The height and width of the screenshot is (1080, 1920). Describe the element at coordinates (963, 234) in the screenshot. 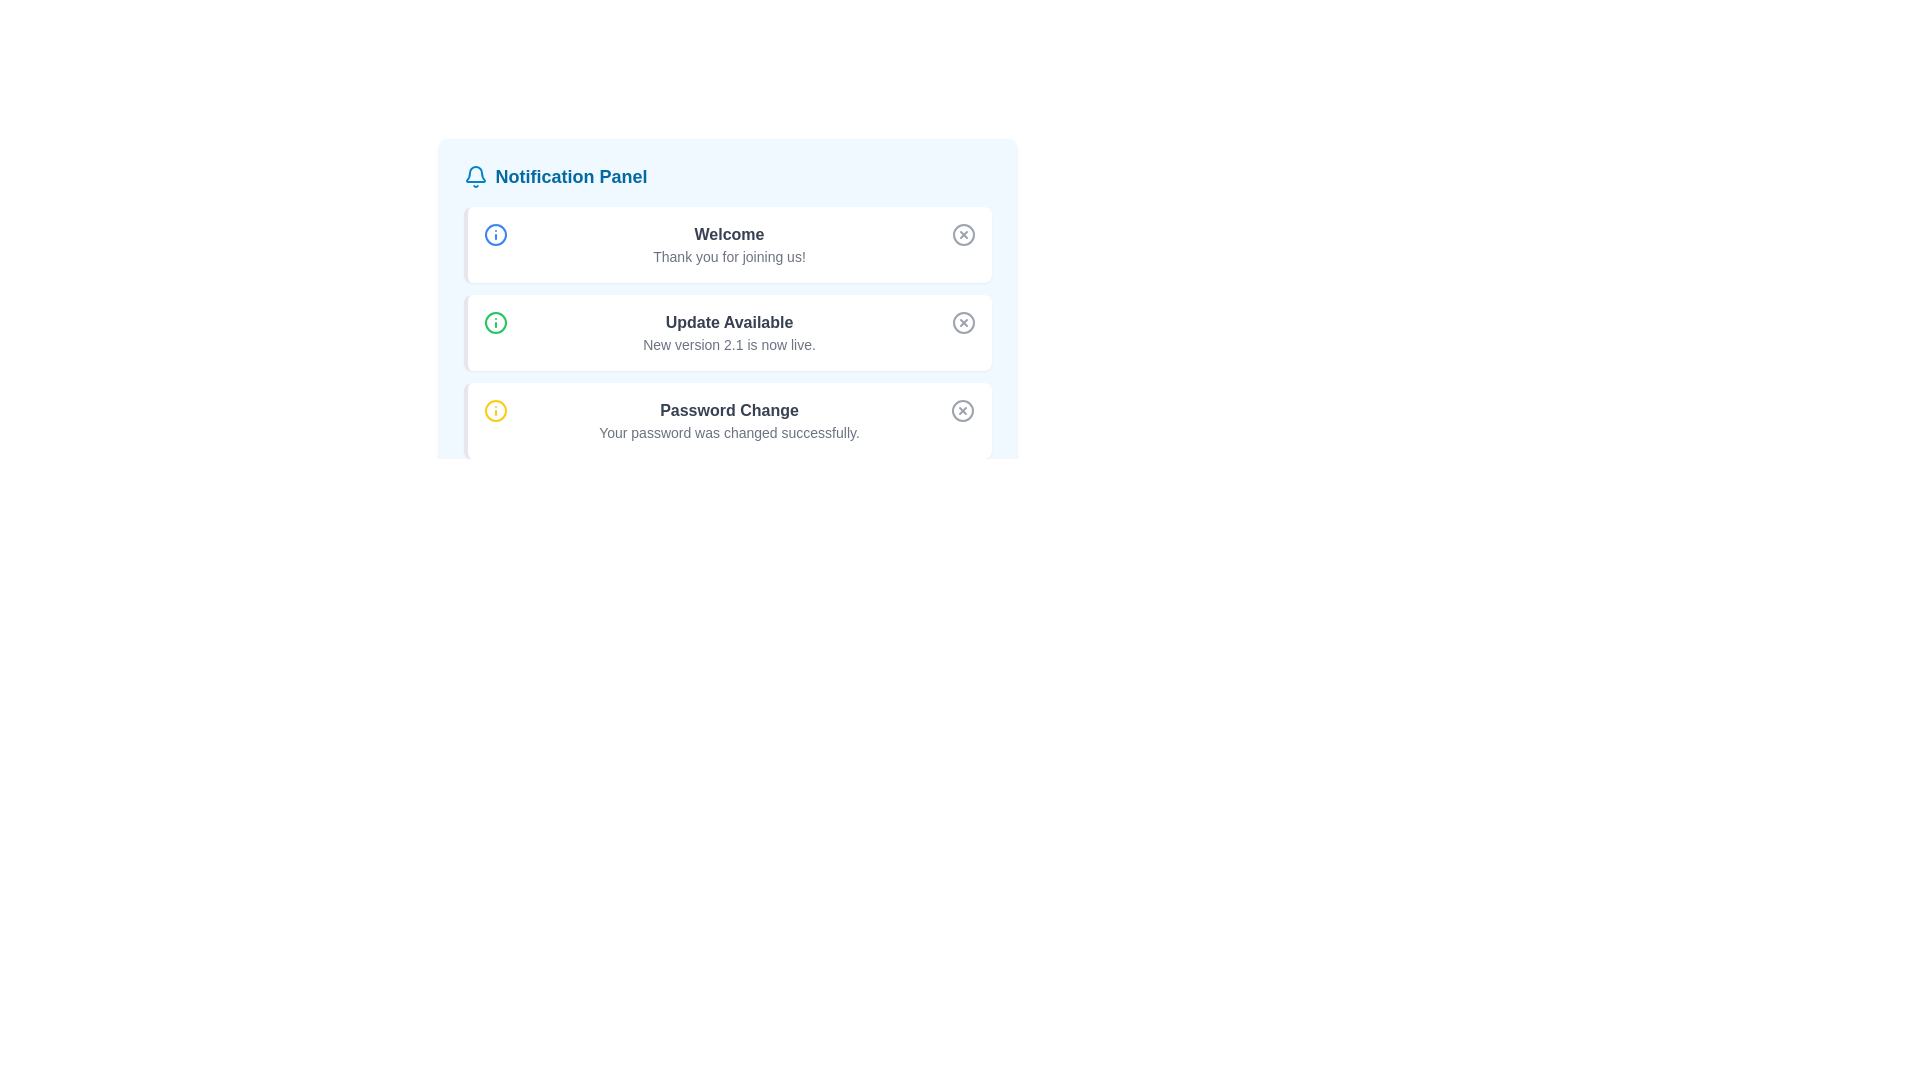

I see `the button with a circular border and an 'X' mark inside it, located at the top-right corner of the card containing 'Welcome' and 'Thank you for joining us!'` at that location.